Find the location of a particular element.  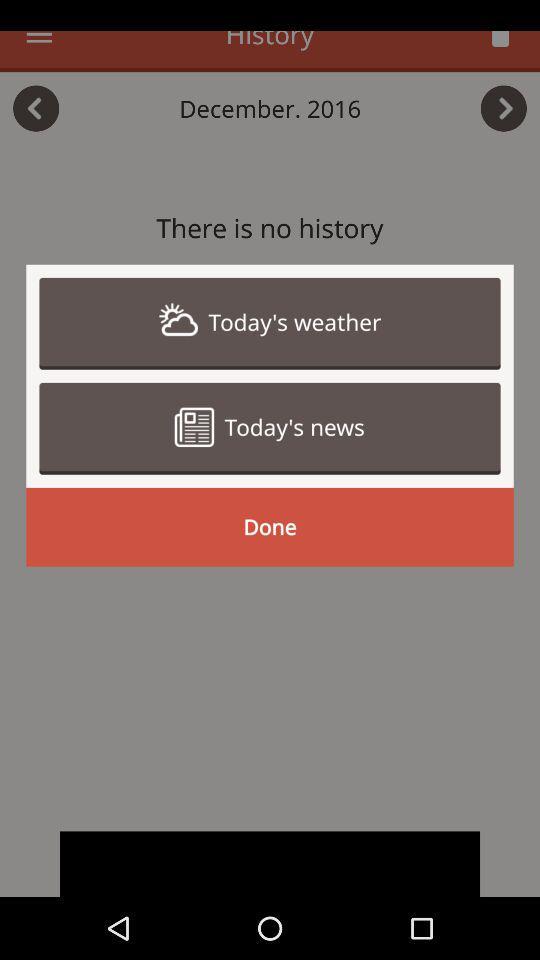

button below done button is located at coordinates (270, 863).